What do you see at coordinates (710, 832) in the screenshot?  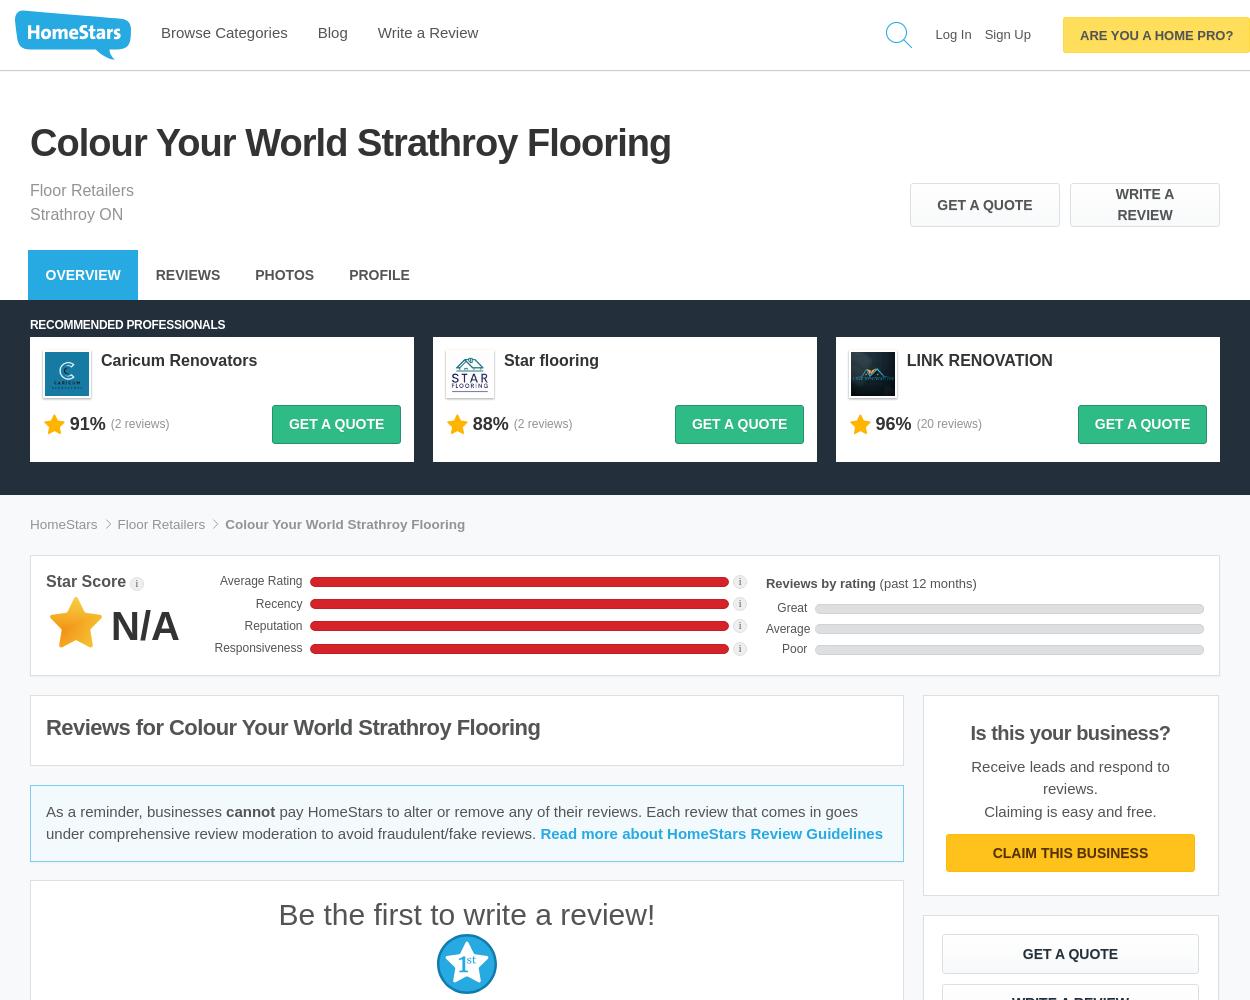 I see `'Read more about HomeStars Review Guidelines'` at bounding box center [710, 832].